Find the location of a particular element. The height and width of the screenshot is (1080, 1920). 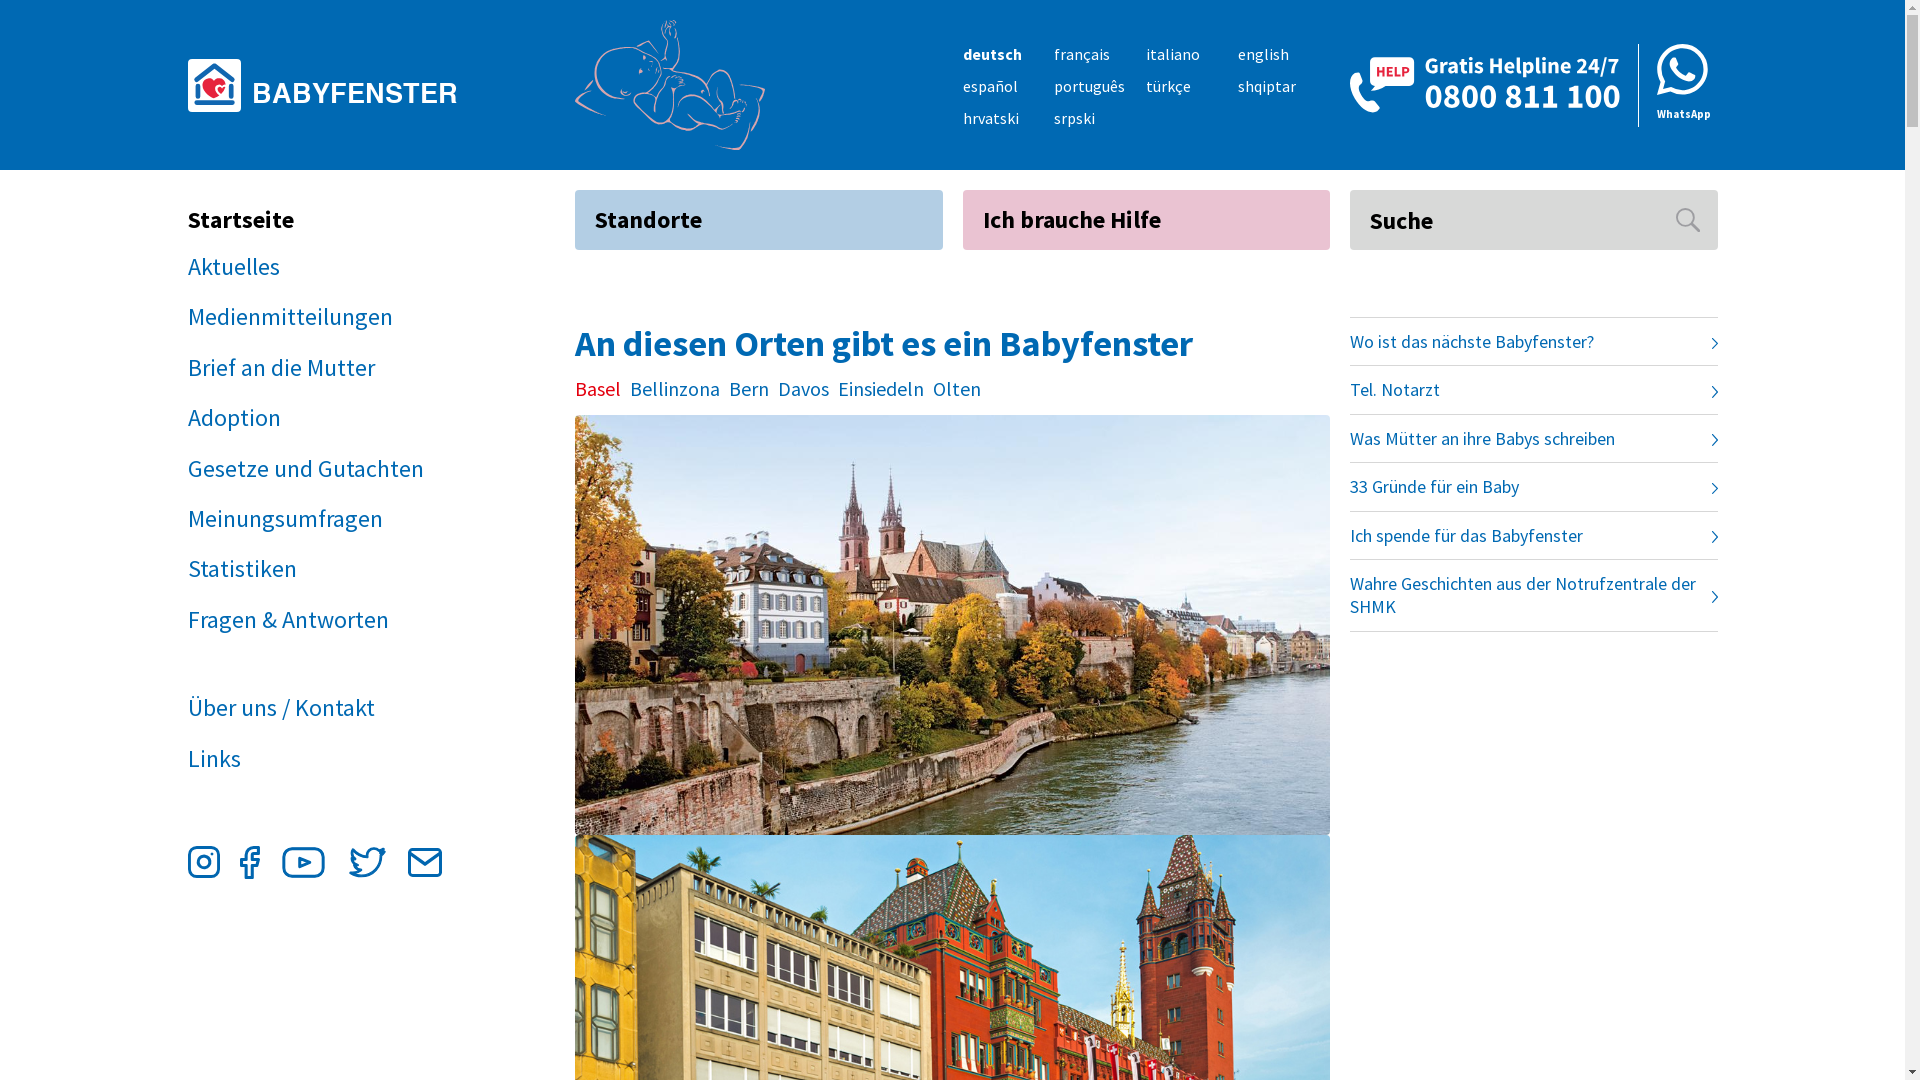

'WhatsApp' is located at coordinates (1637, 84).